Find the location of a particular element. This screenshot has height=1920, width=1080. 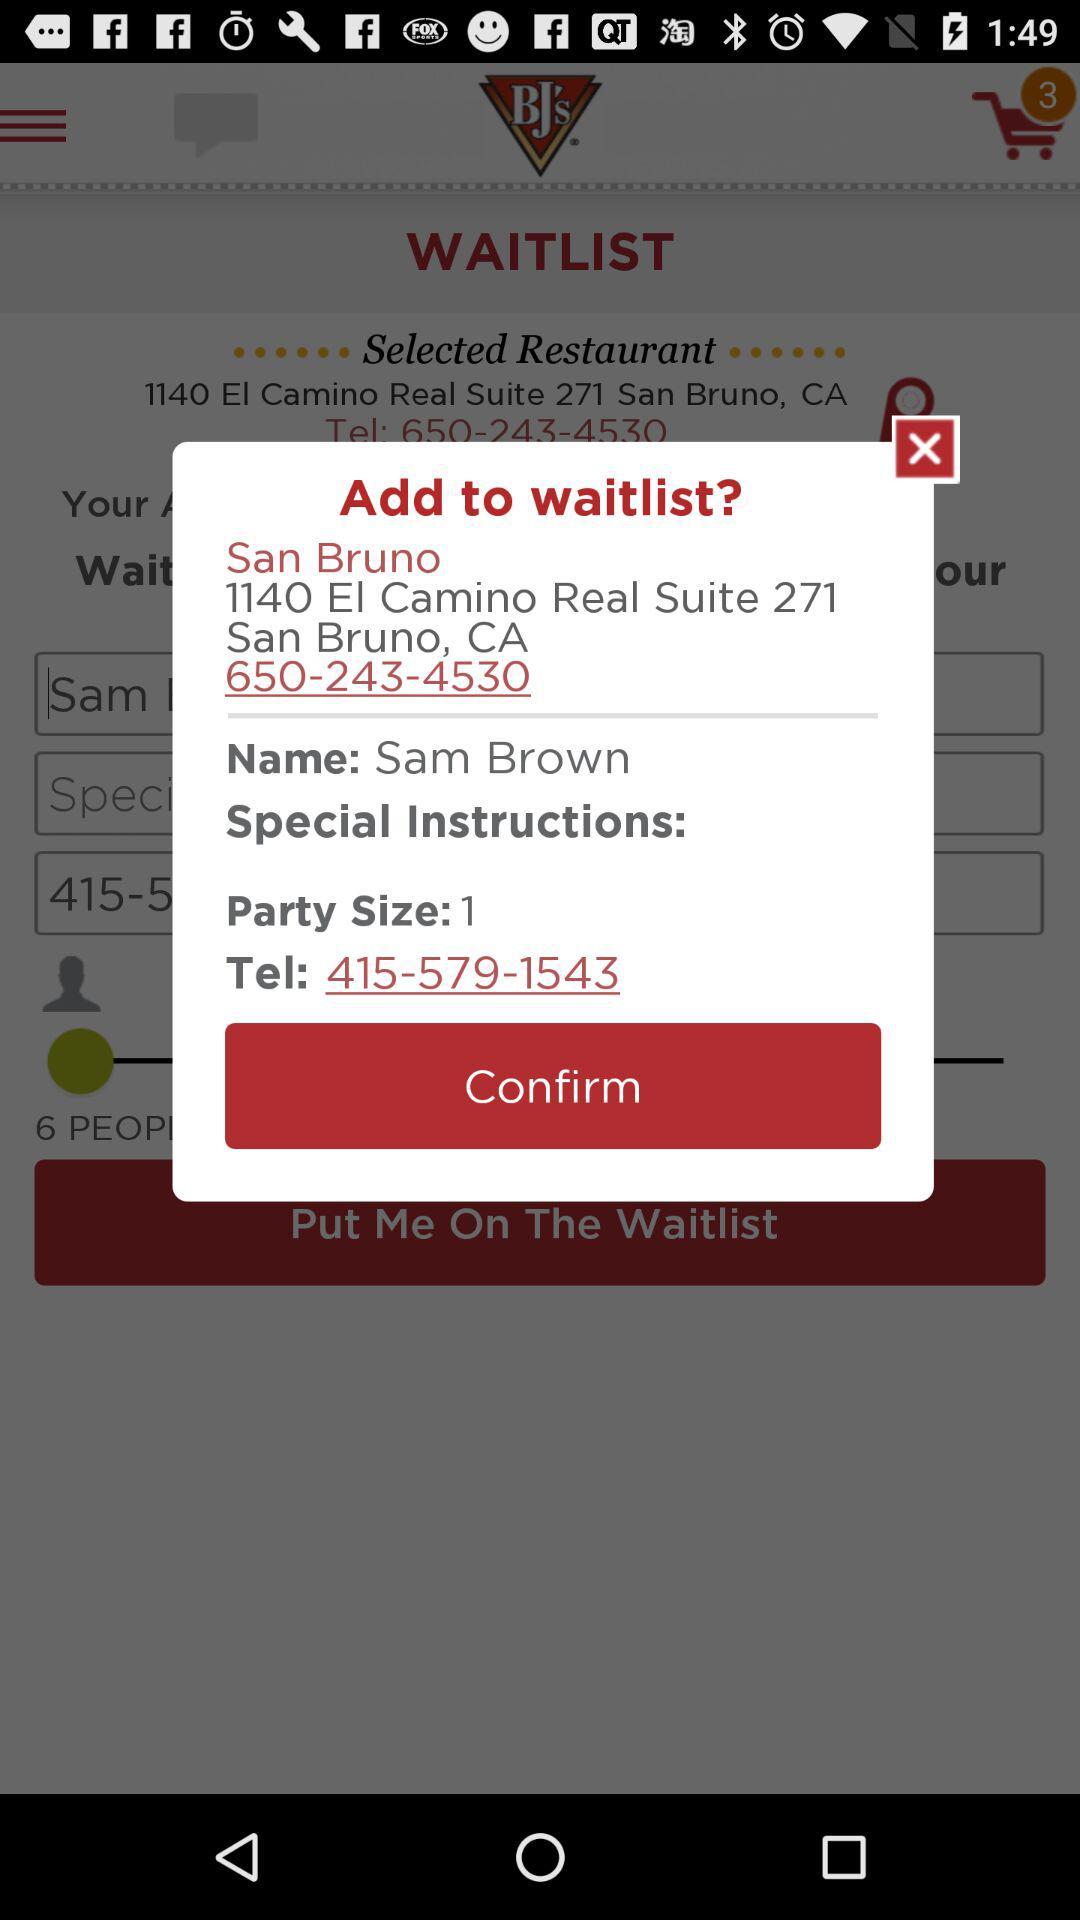

the waitlist is located at coordinates (925, 448).